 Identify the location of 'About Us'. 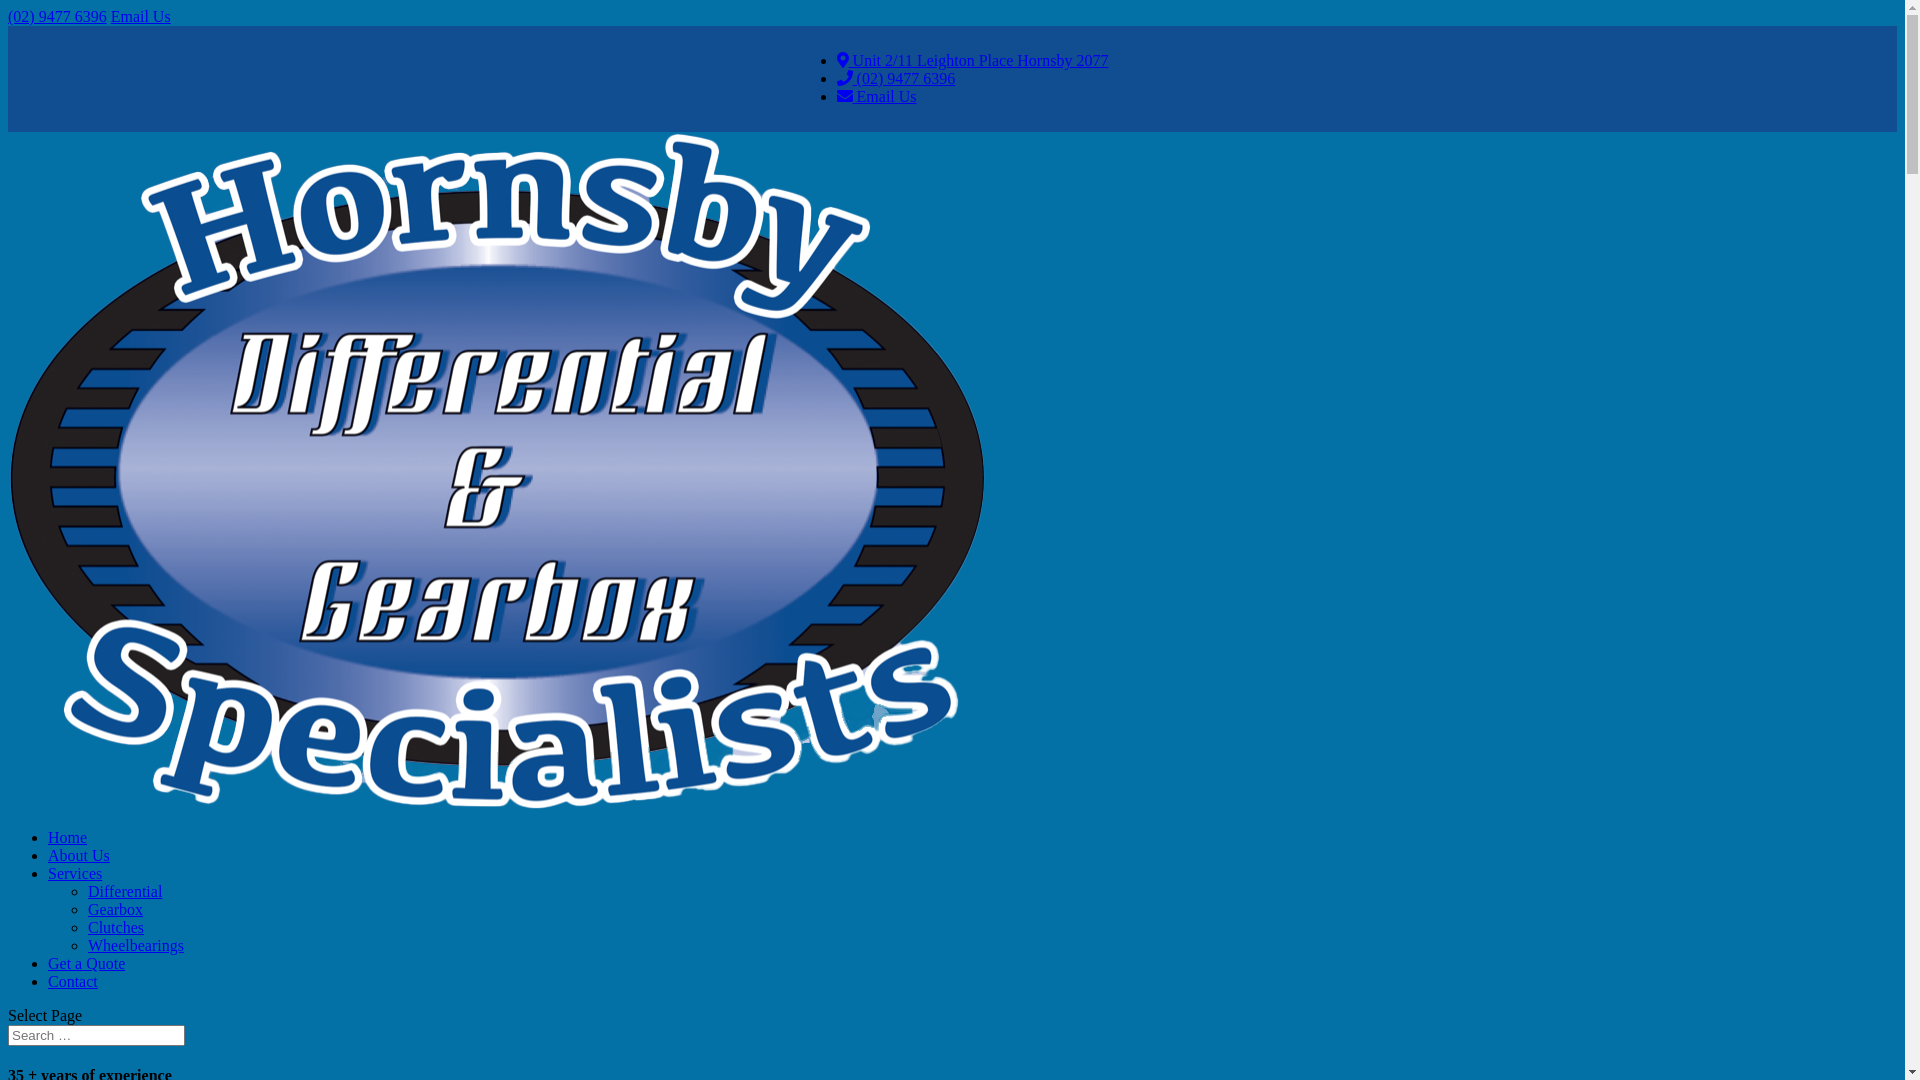
(78, 855).